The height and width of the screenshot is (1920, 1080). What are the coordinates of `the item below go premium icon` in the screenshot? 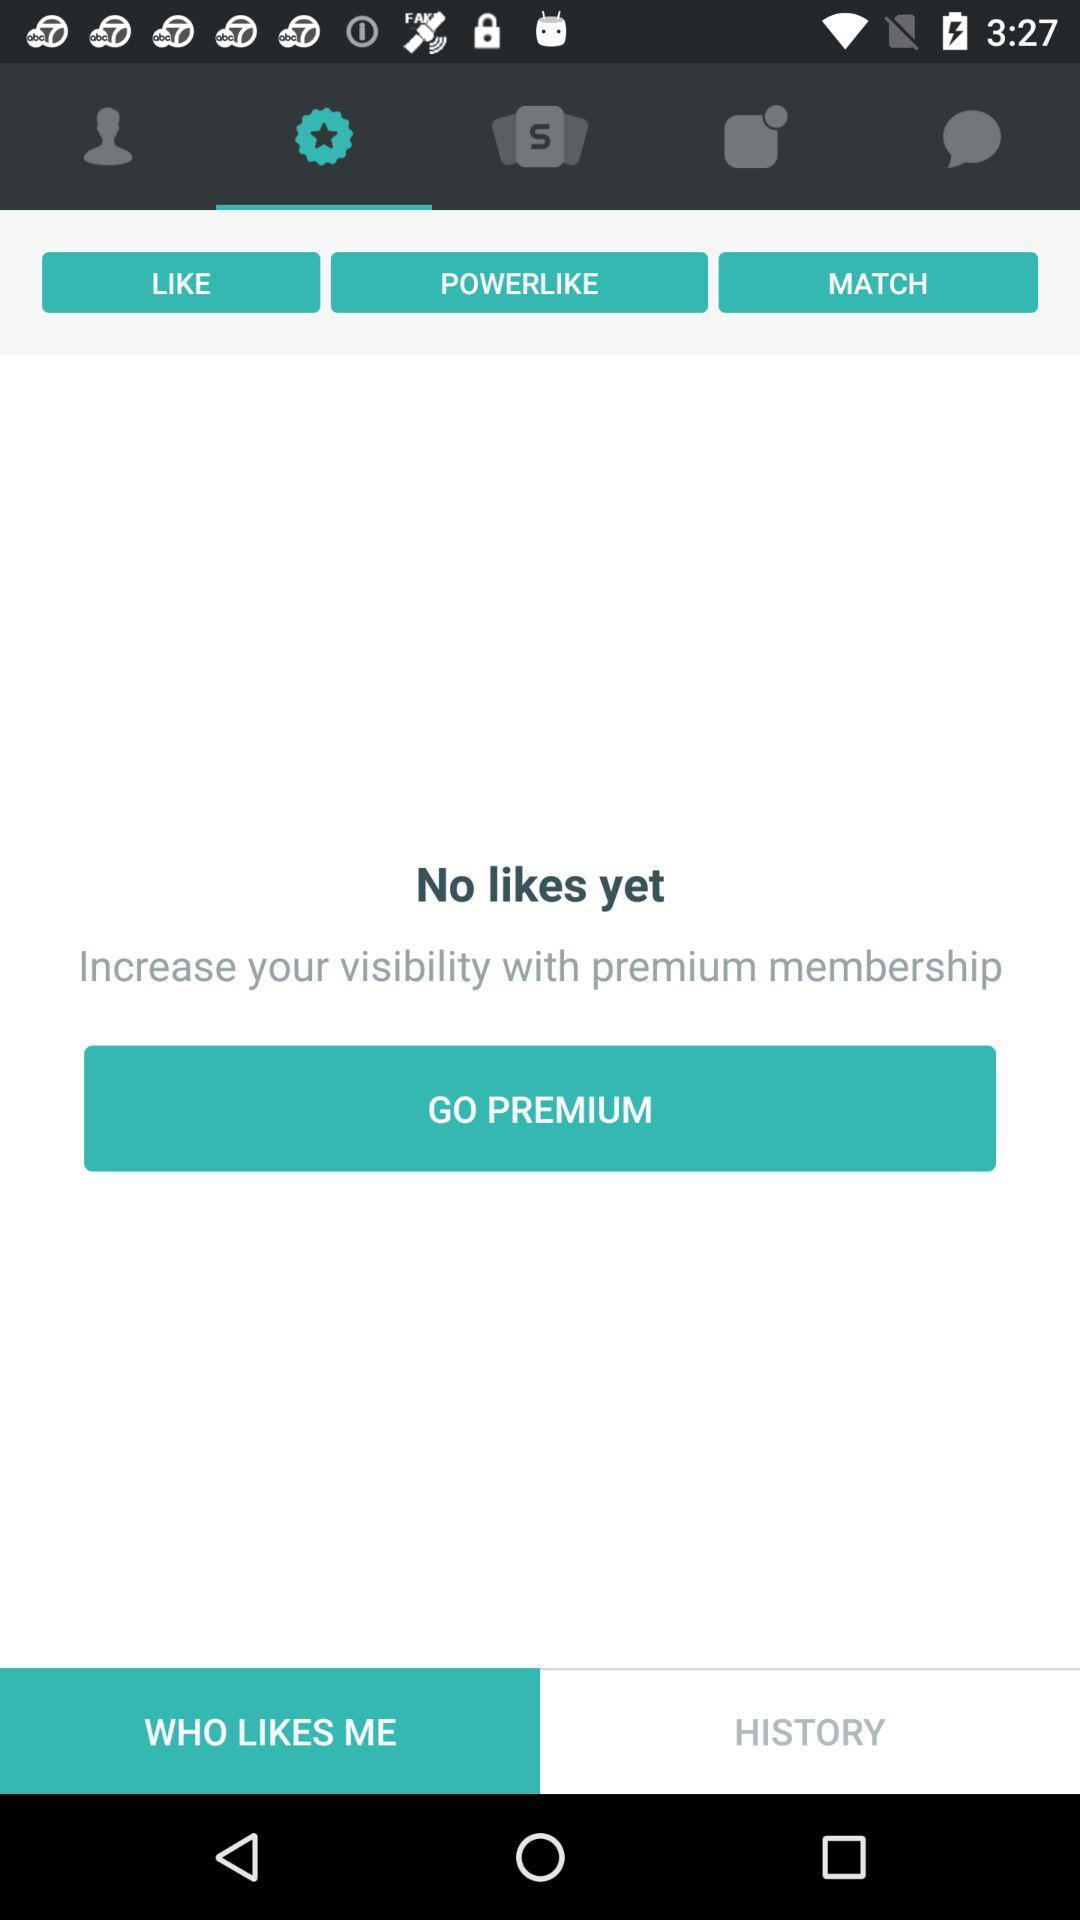 It's located at (270, 1730).